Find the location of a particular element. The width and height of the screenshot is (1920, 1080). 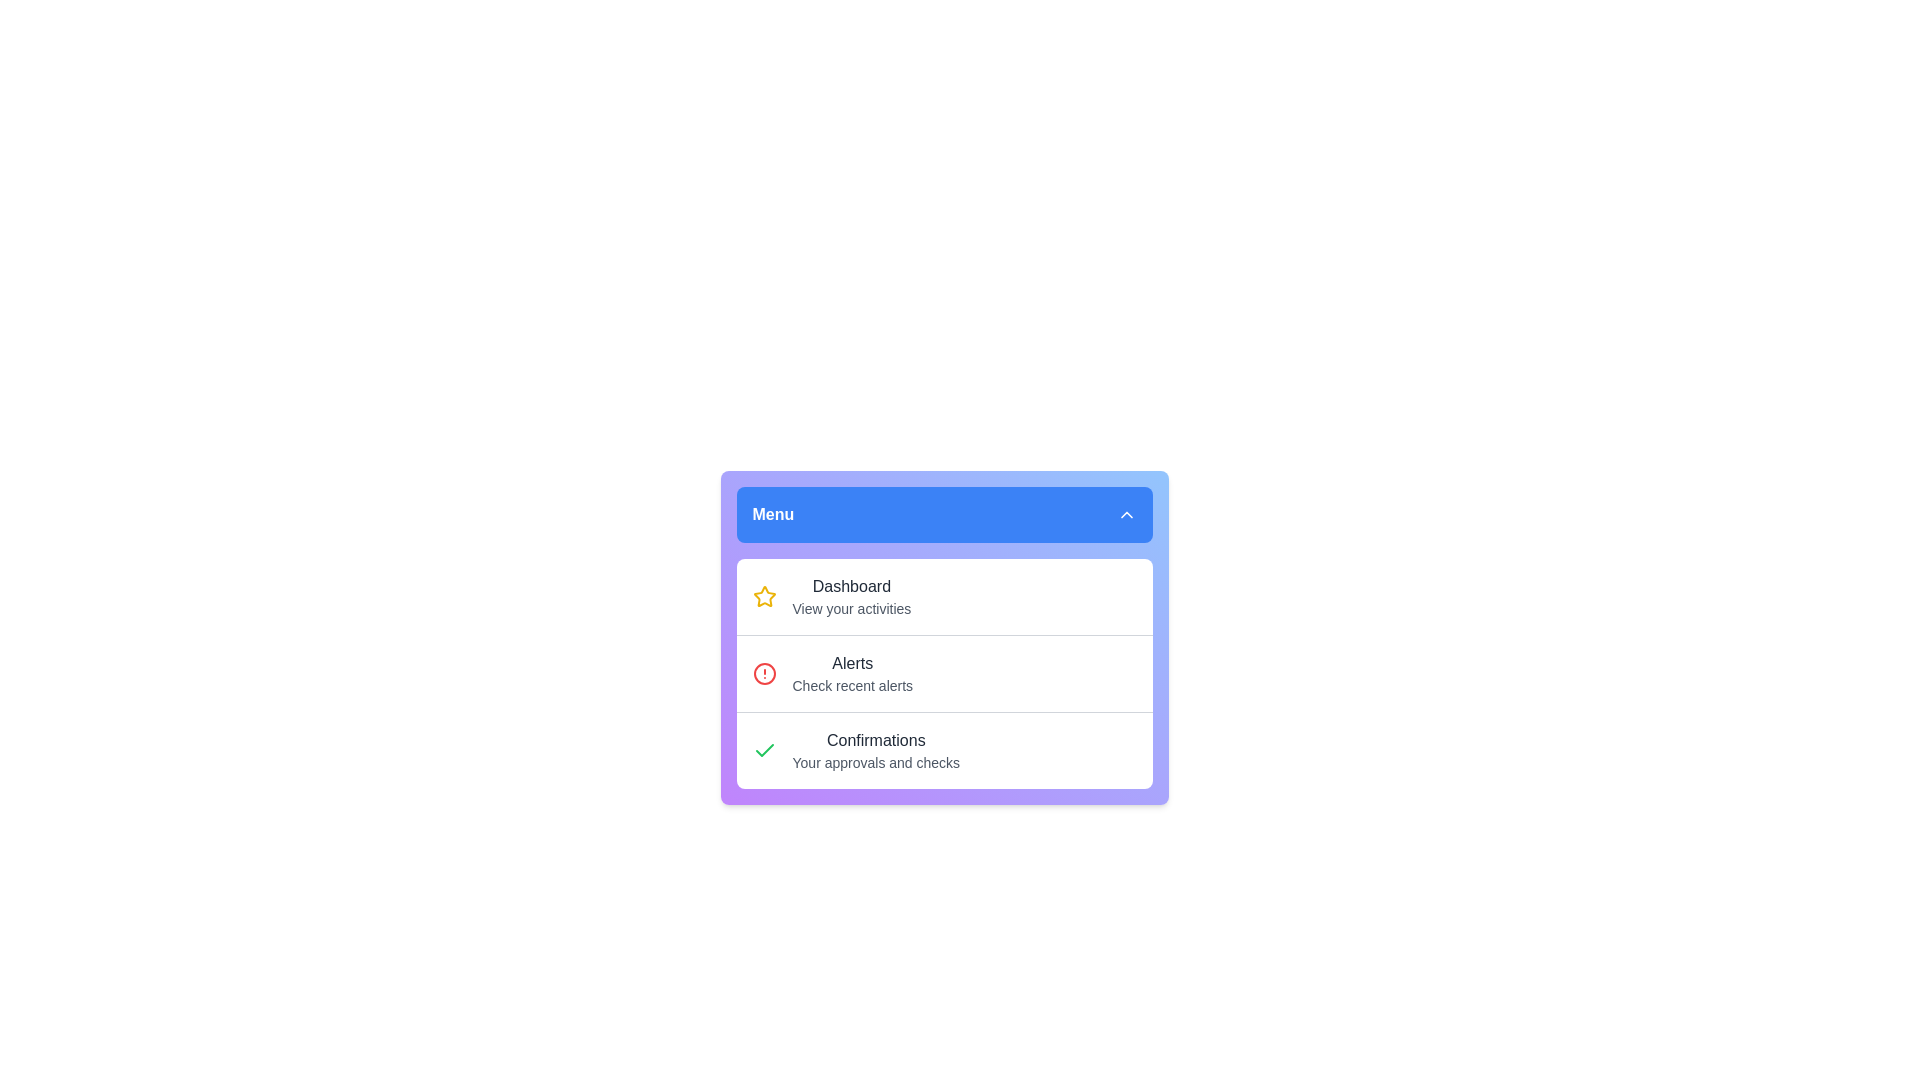

the 'Confirmations' list item, which features a green check icon and the description 'Your approvals and checks' is located at coordinates (876, 751).